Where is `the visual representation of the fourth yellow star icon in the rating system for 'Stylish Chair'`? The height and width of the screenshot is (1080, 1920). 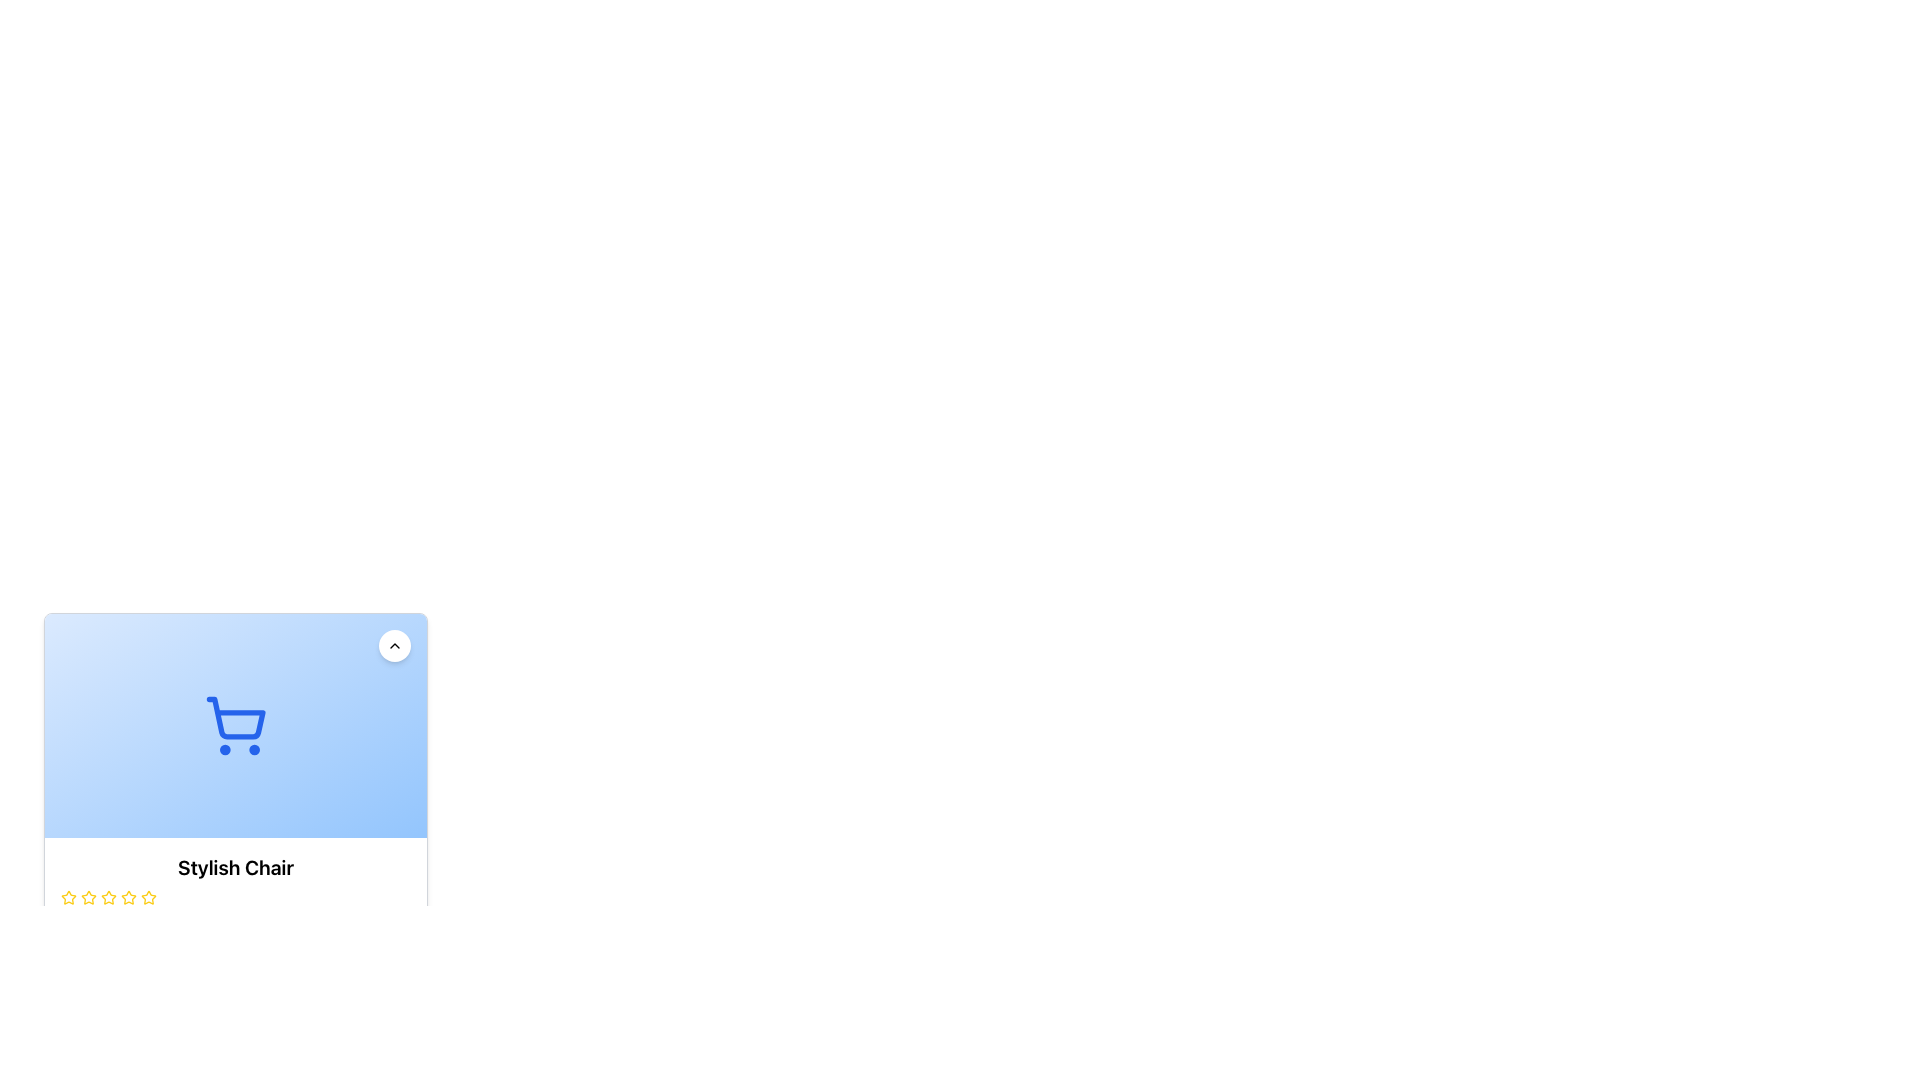 the visual representation of the fourth yellow star icon in the rating system for 'Stylish Chair' is located at coordinates (147, 896).